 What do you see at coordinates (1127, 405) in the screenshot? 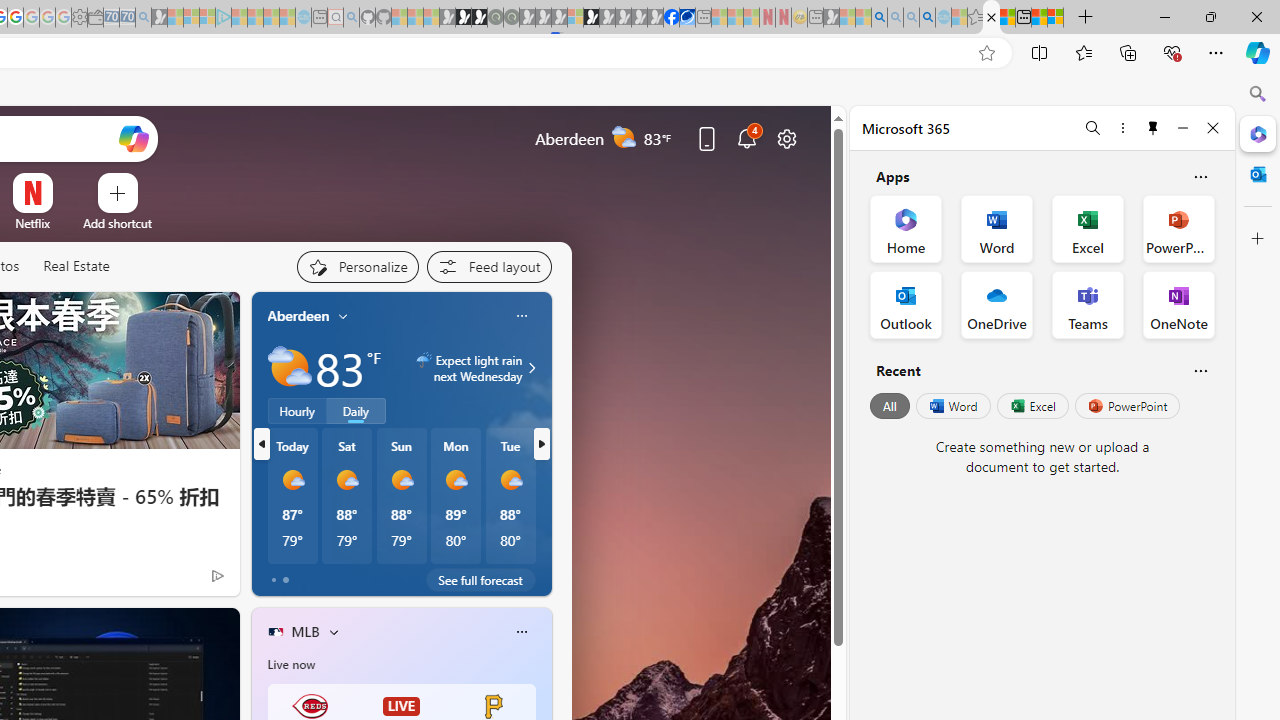
I see `'PowerPoint'` at bounding box center [1127, 405].